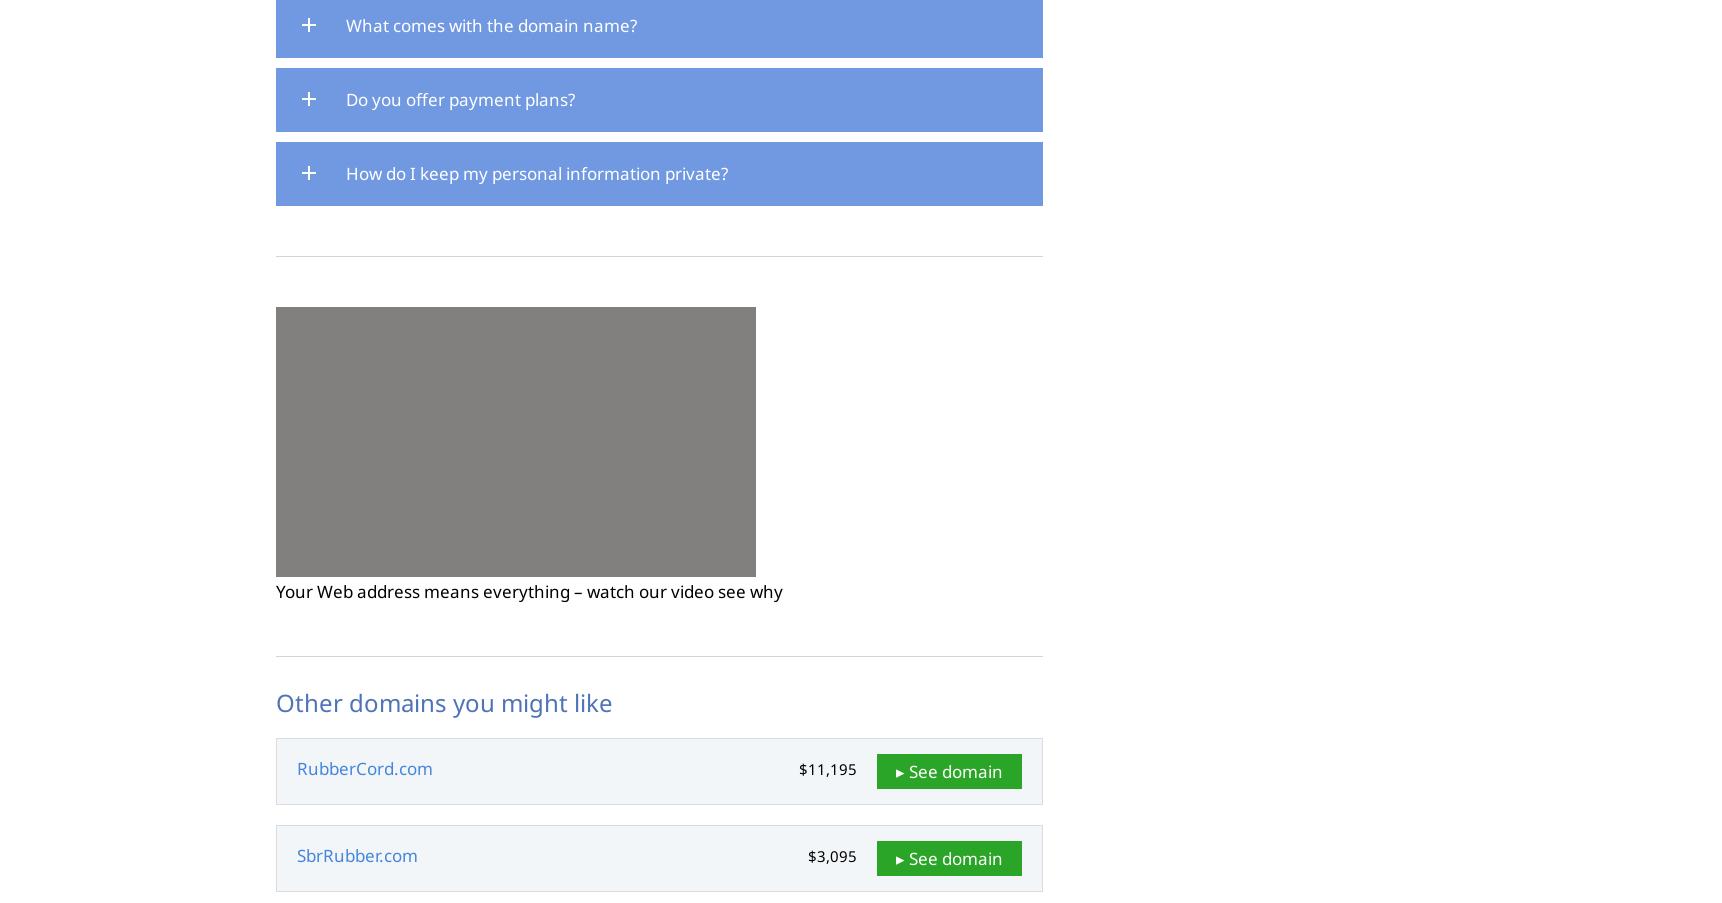 Image resolution: width=1722 pixels, height=903 pixels. I want to click on 'RubberCord.com', so click(364, 768).